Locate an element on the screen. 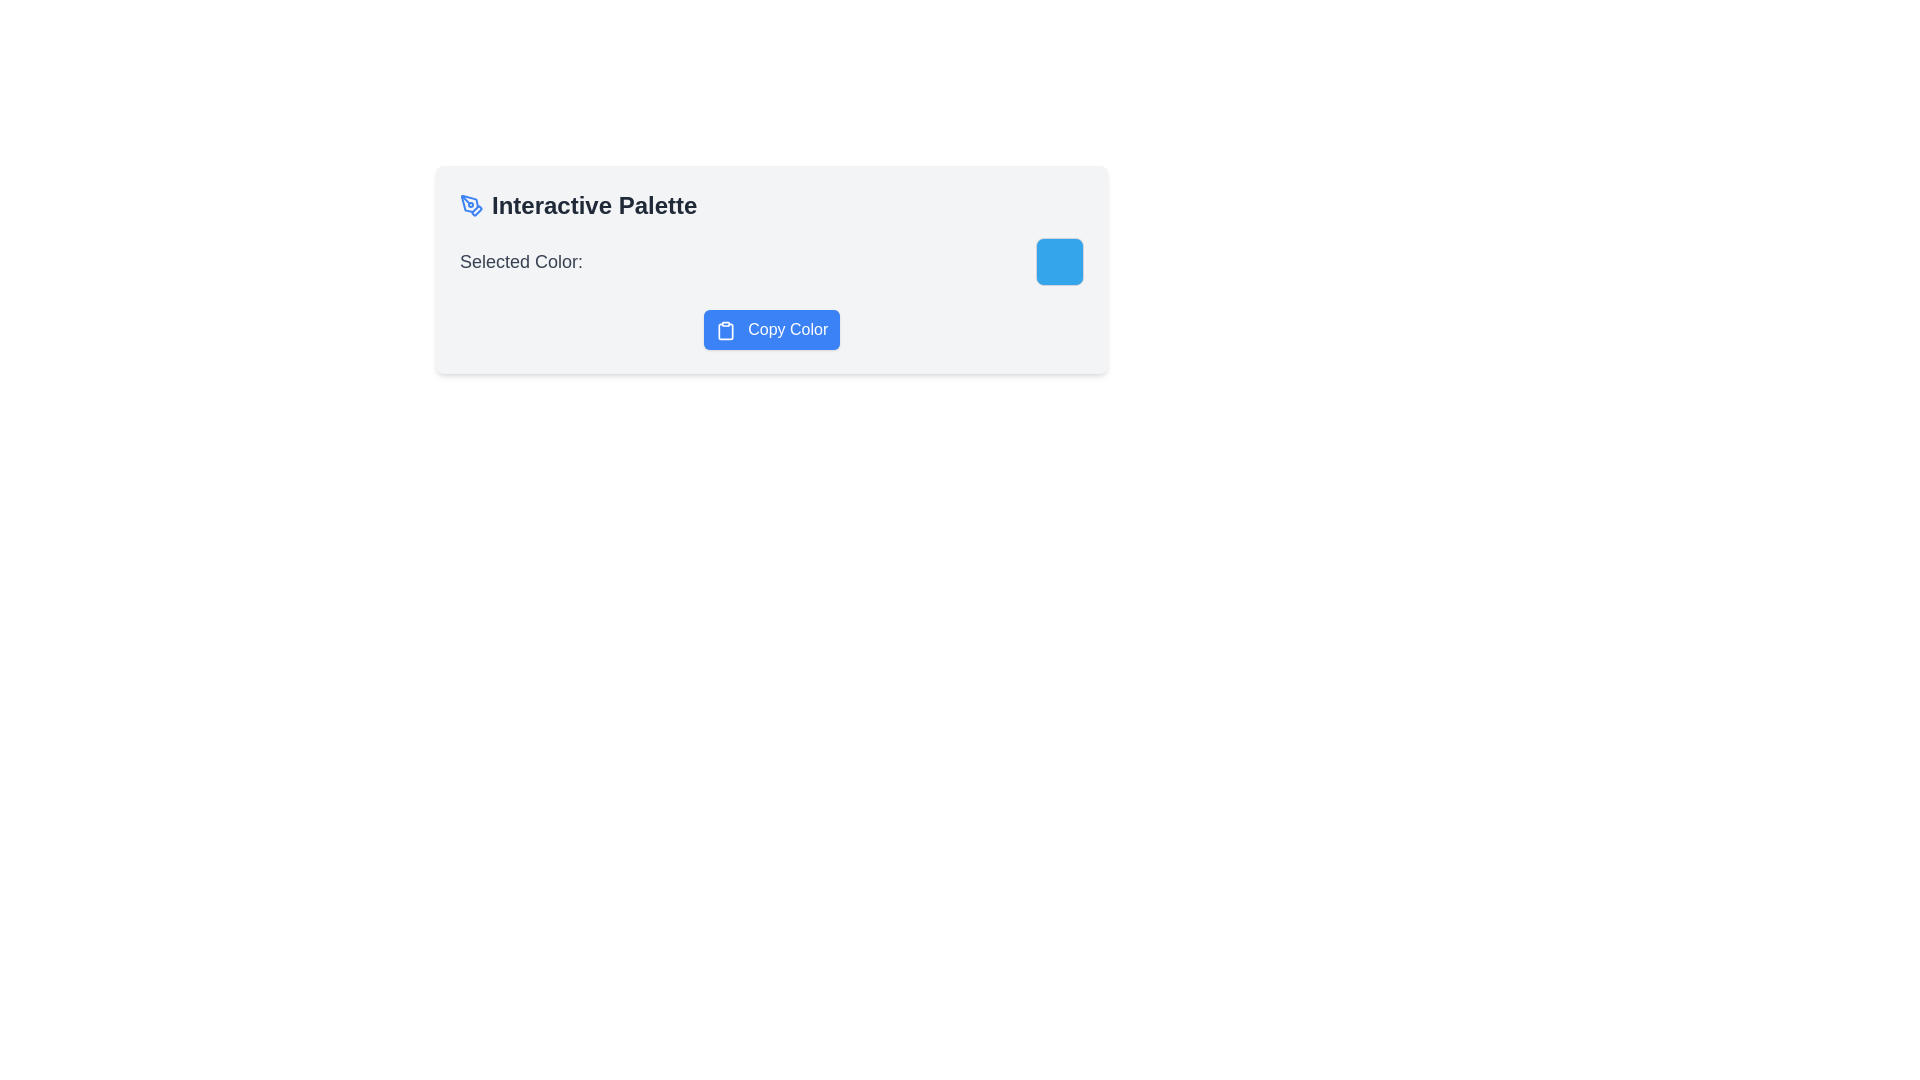  the blue rectangular 'Copy Color' button with rounded corners, which features white capitalized text and a clipboard icon is located at coordinates (771, 329).